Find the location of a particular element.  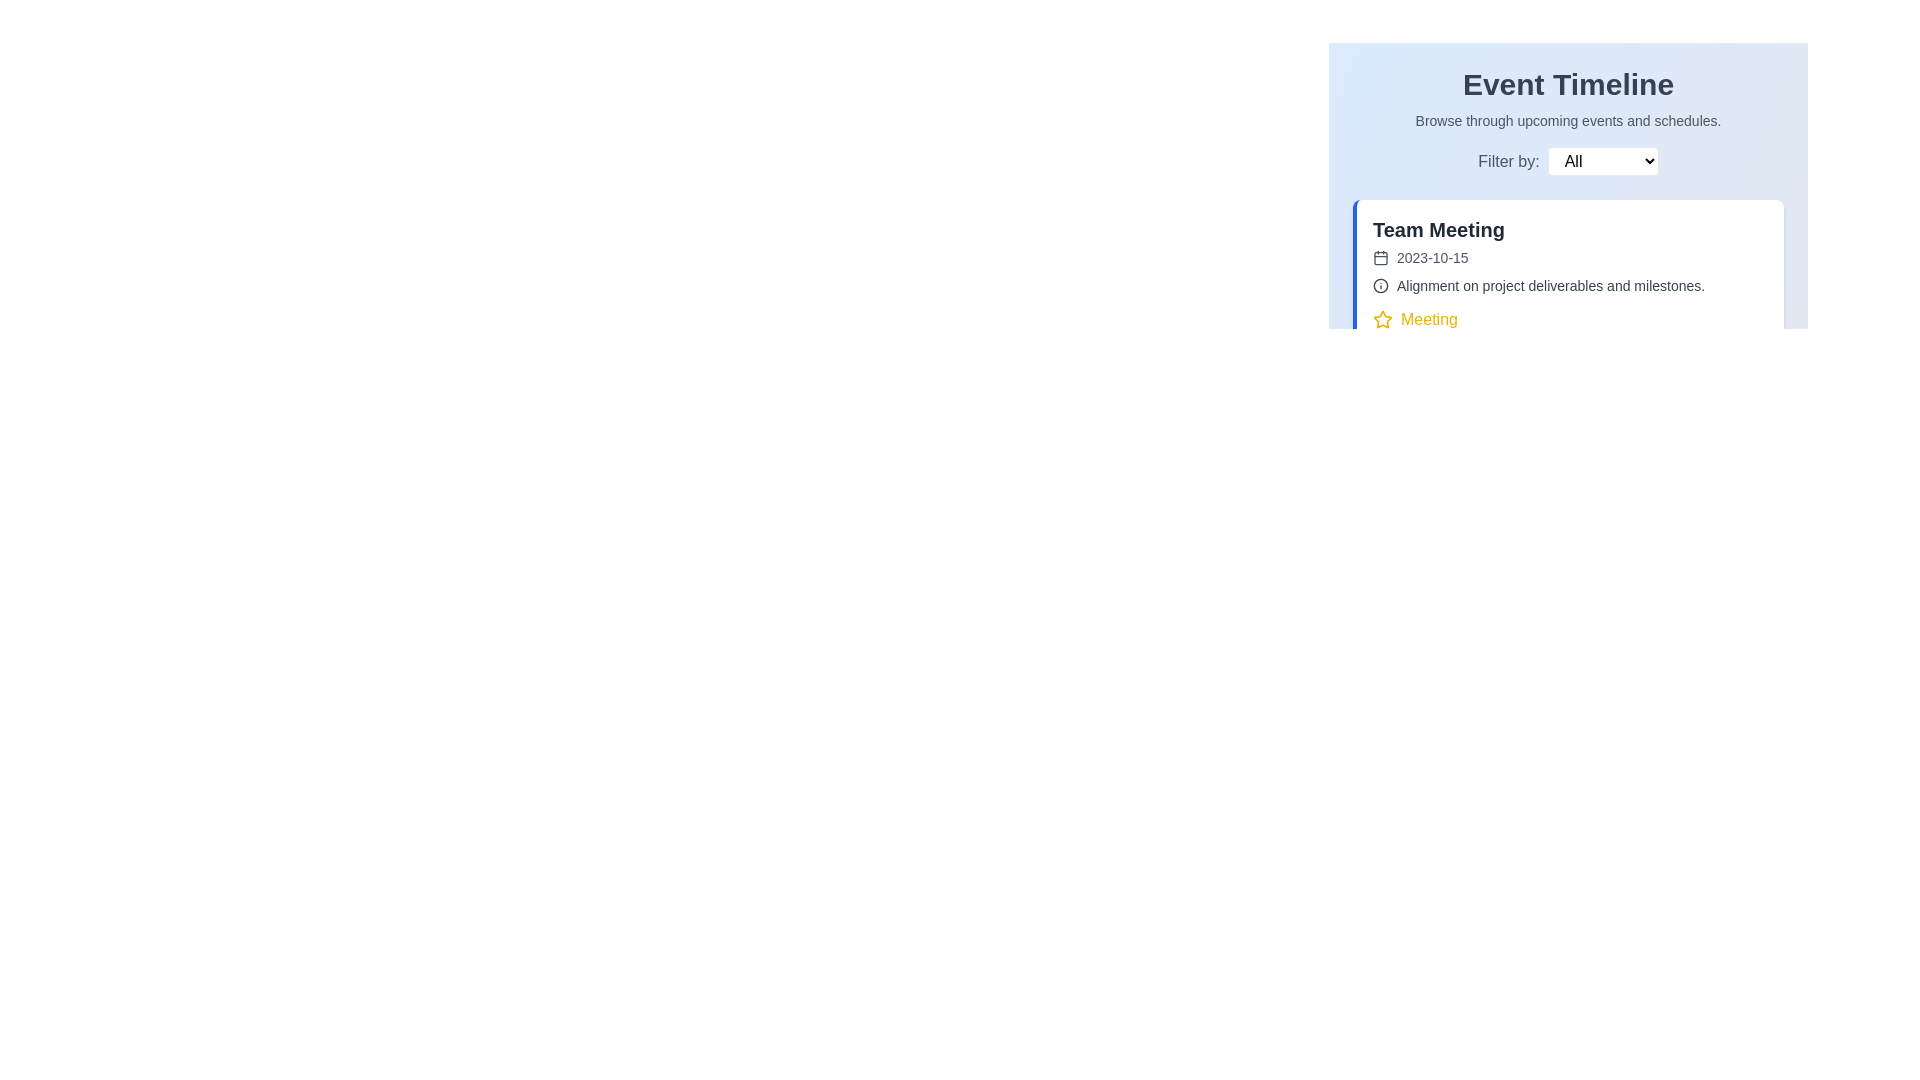

the icon located below the title and date, and above the 'Meeting' label is located at coordinates (1569, 285).